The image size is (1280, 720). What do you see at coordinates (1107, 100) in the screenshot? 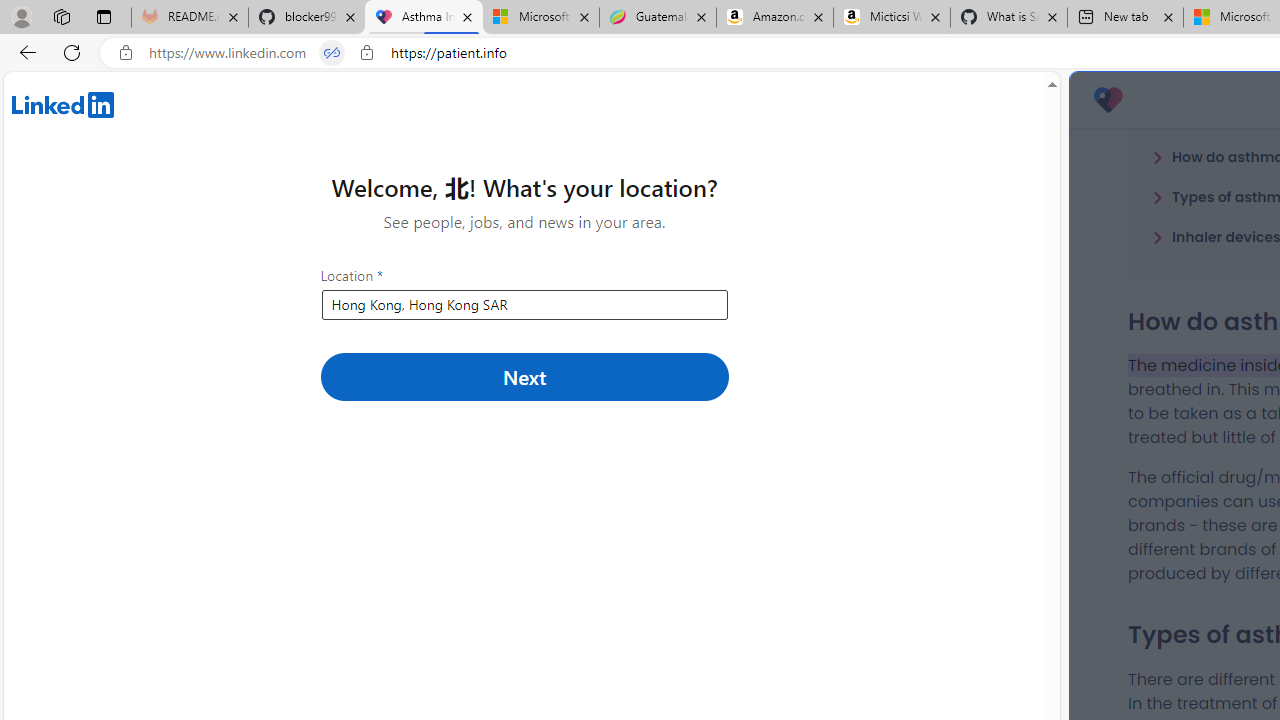
I see `'Patient 3.0'` at bounding box center [1107, 100].